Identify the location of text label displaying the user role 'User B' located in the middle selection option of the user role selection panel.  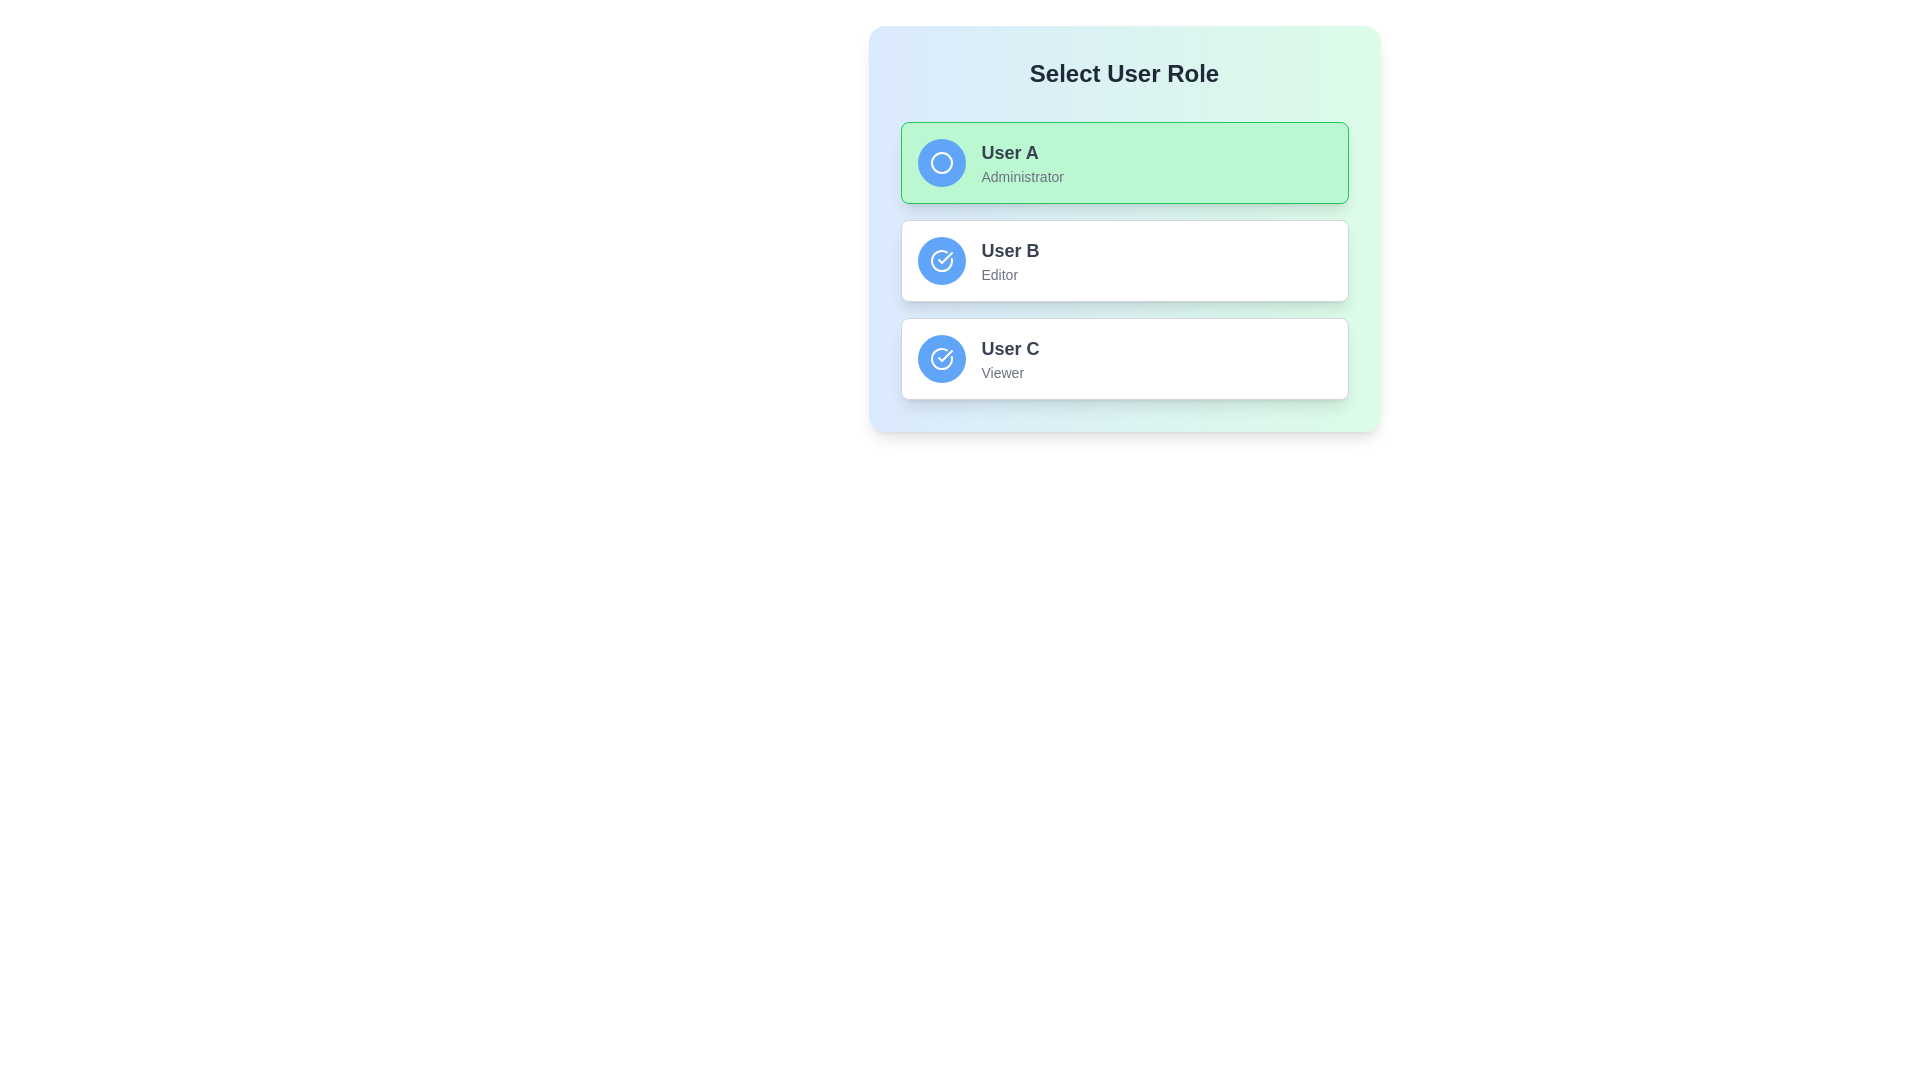
(1010, 249).